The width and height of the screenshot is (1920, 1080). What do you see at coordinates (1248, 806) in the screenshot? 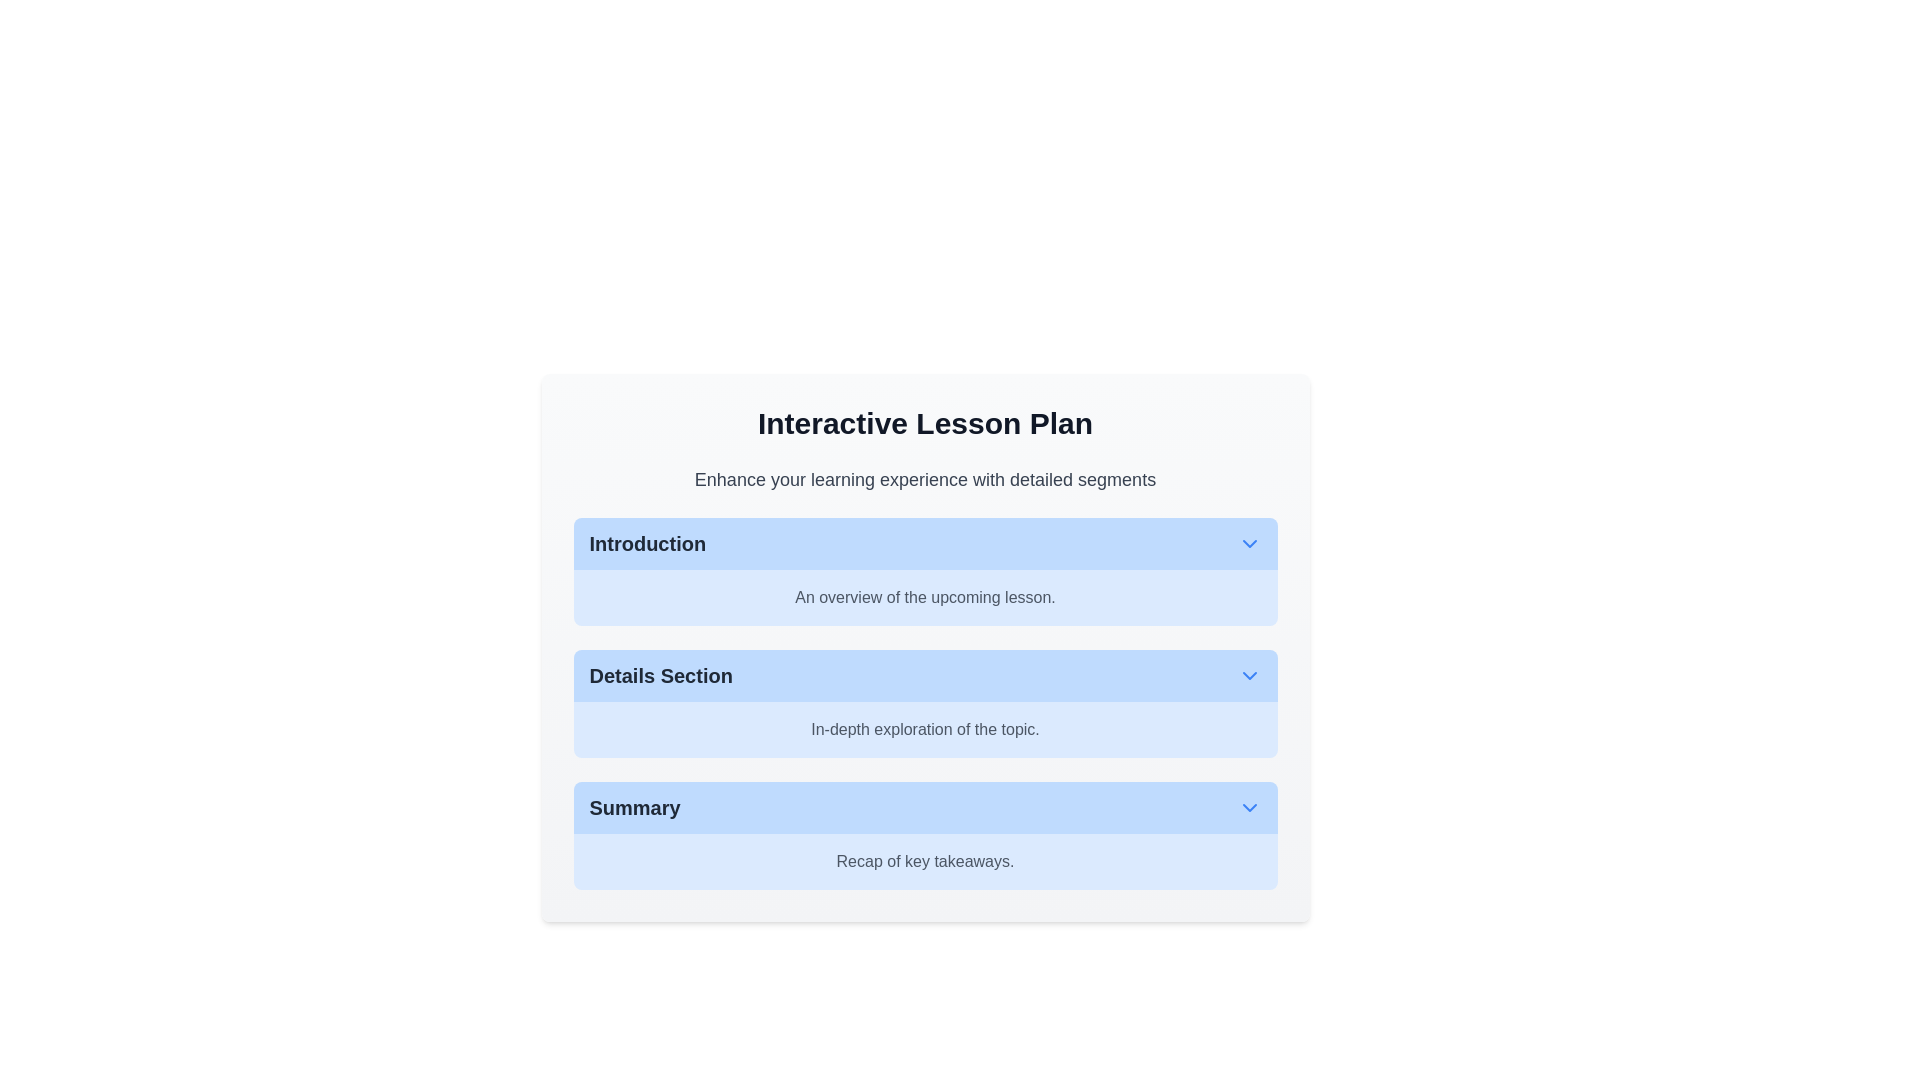
I see `the dropdown toggle icon located to the right of the 'Summary' text within the 'Summary' section` at bounding box center [1248, 806].